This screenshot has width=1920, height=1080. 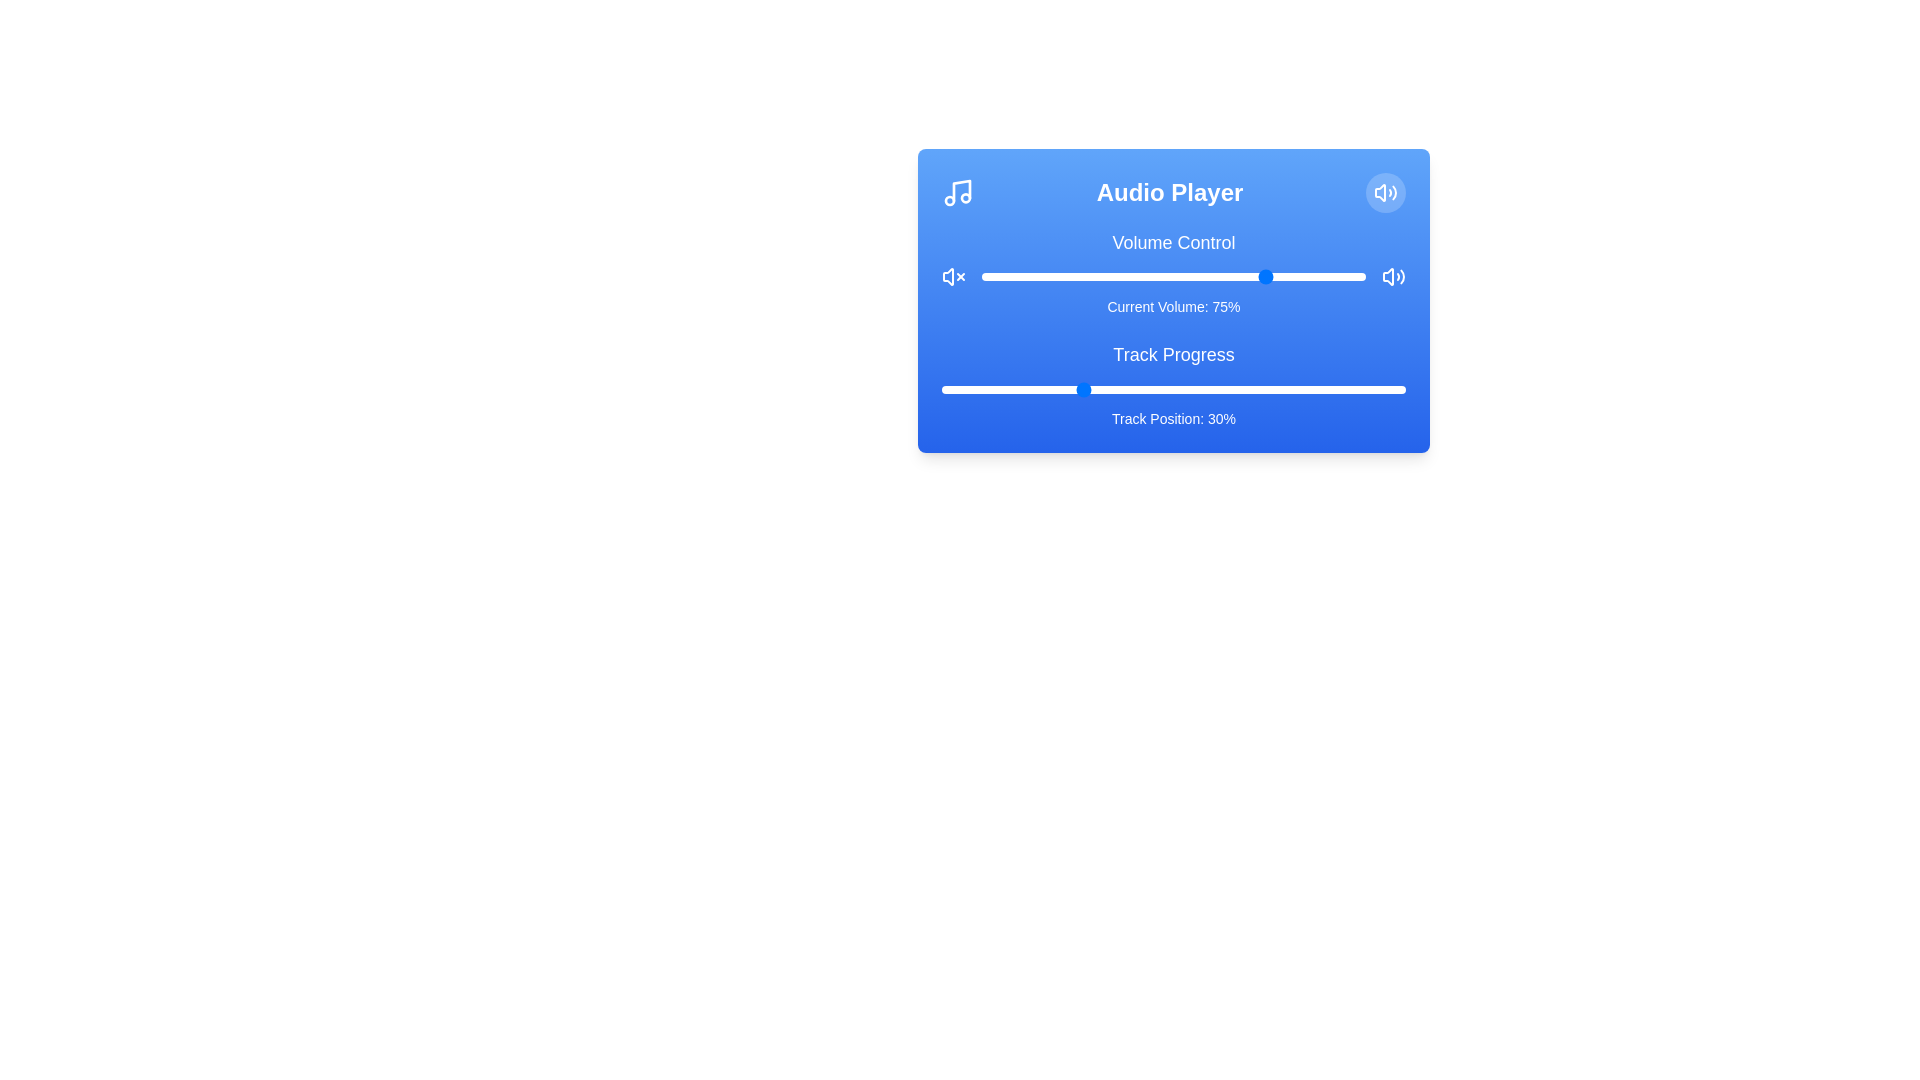 I want to click on volume, so click(x=1061, y=273).